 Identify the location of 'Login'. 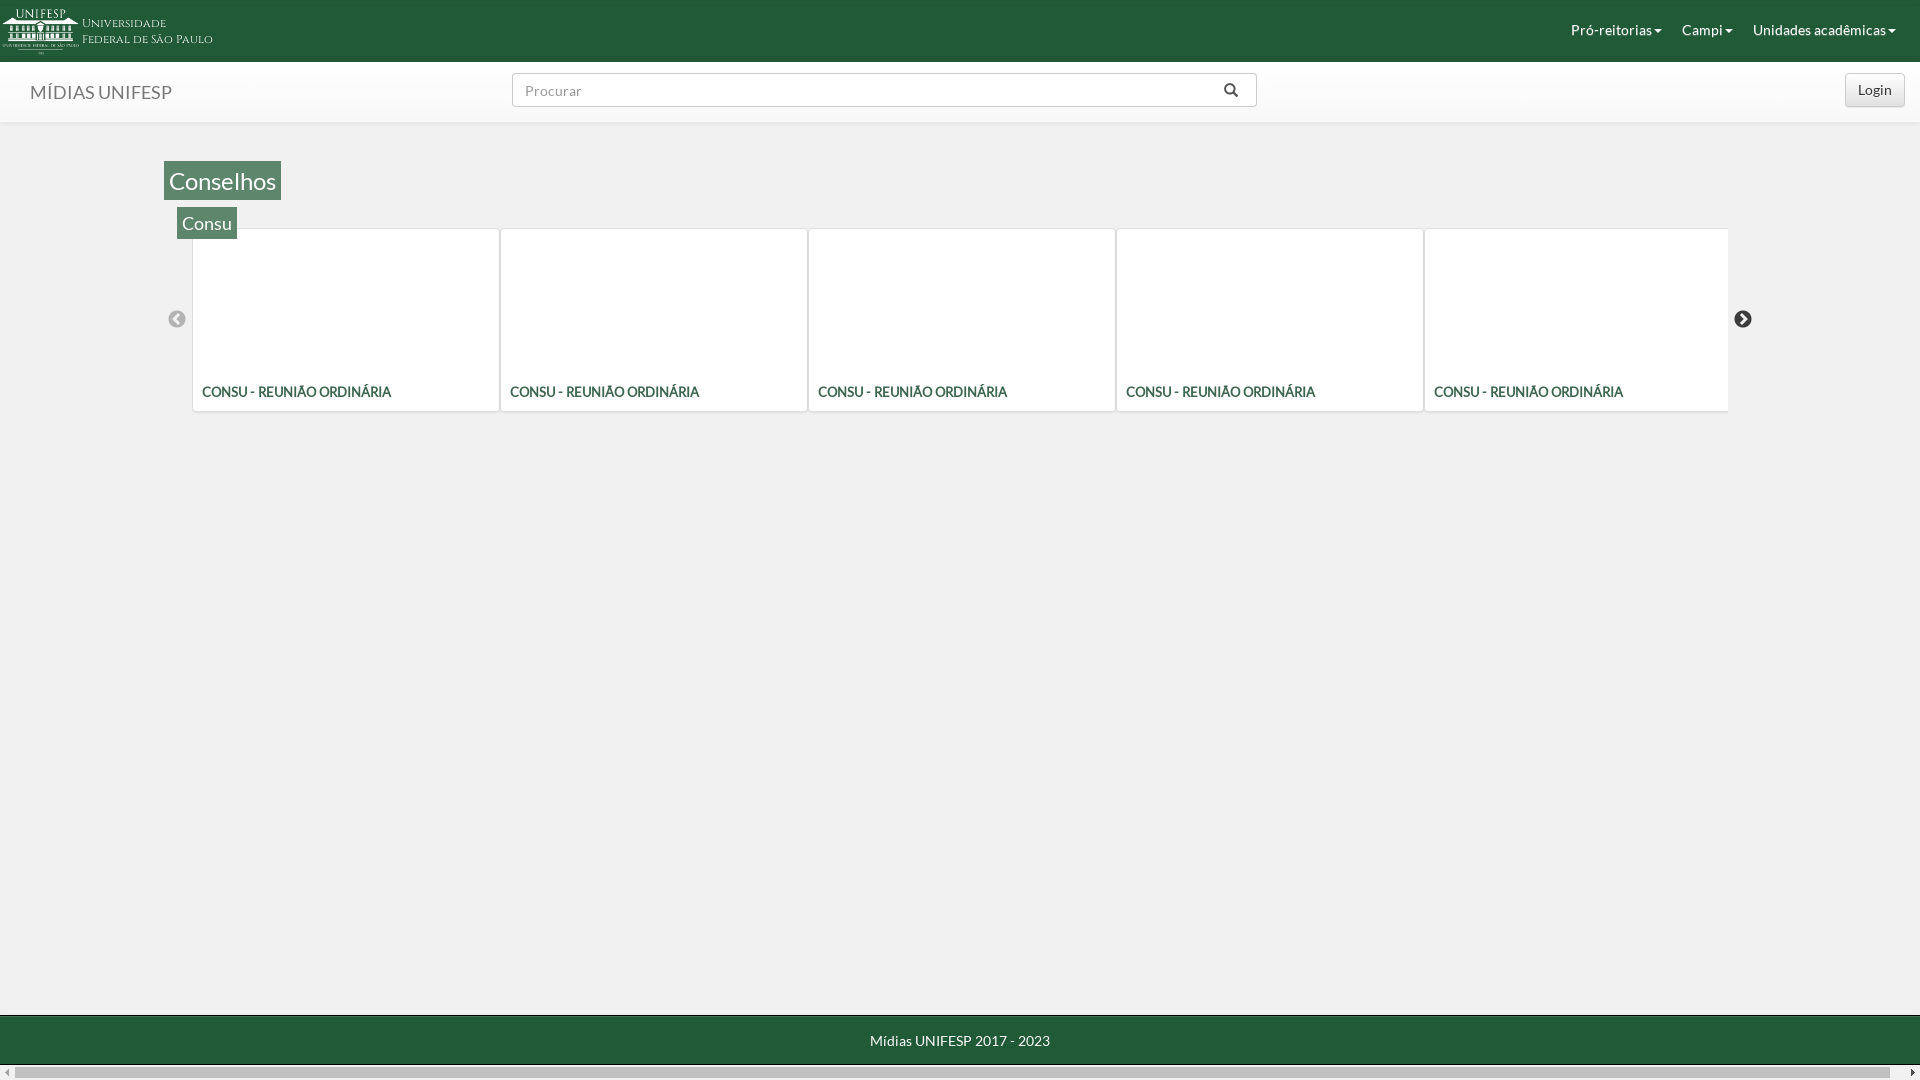
(1874, 88).